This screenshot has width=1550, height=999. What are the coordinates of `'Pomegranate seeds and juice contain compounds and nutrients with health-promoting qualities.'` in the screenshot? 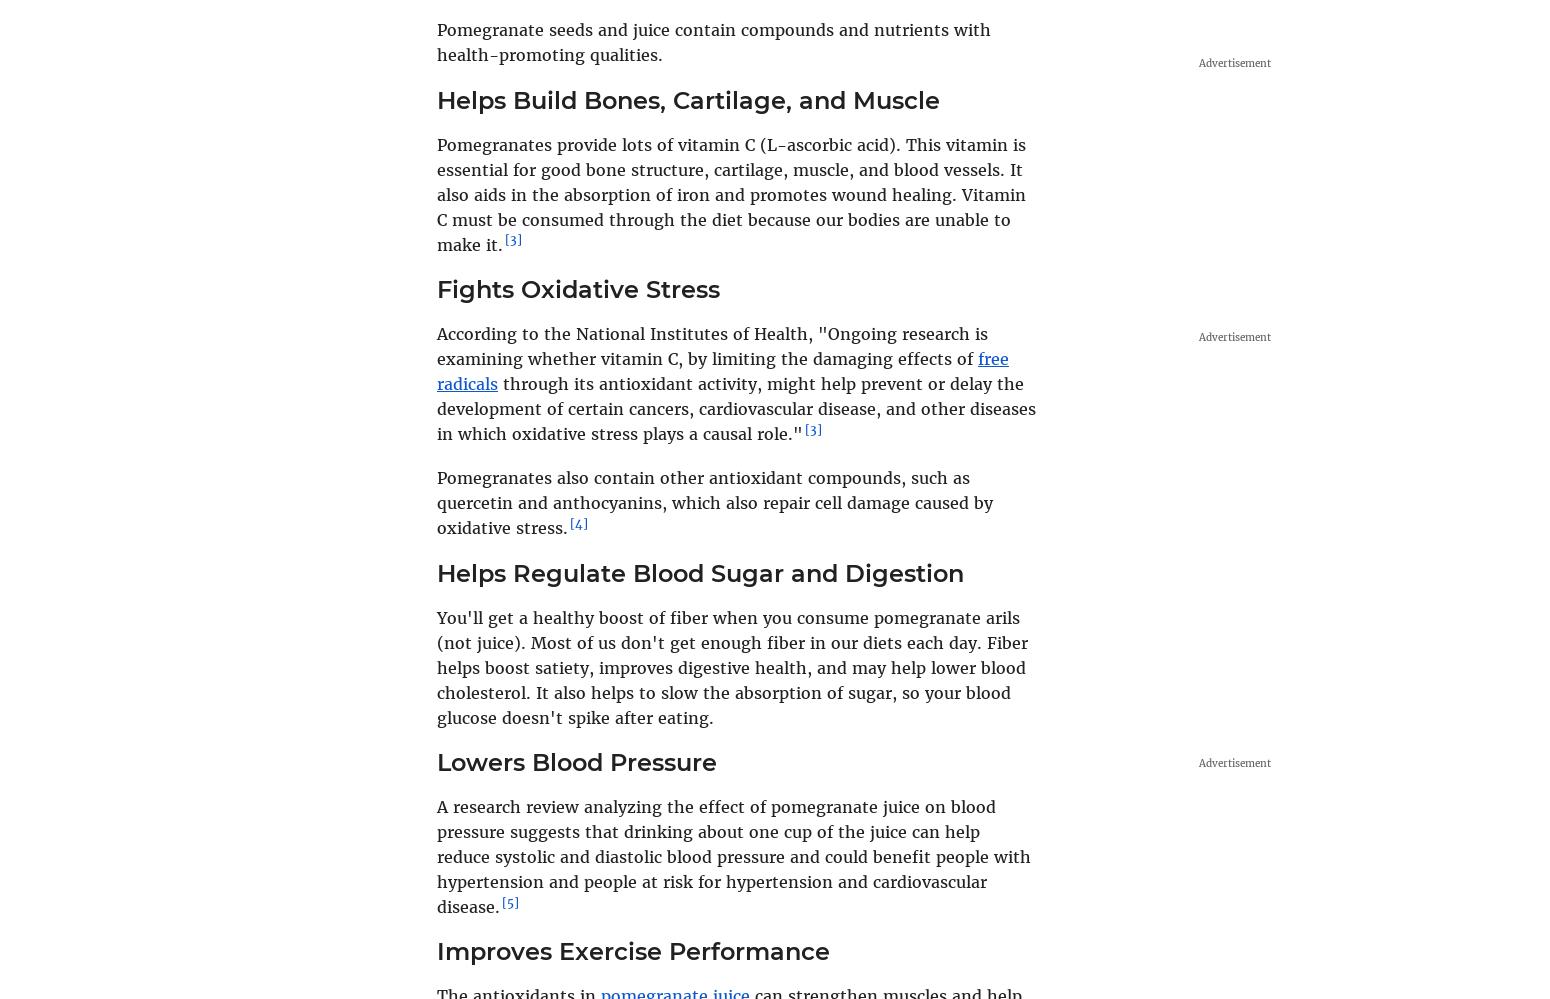 It's located at (713, 42).